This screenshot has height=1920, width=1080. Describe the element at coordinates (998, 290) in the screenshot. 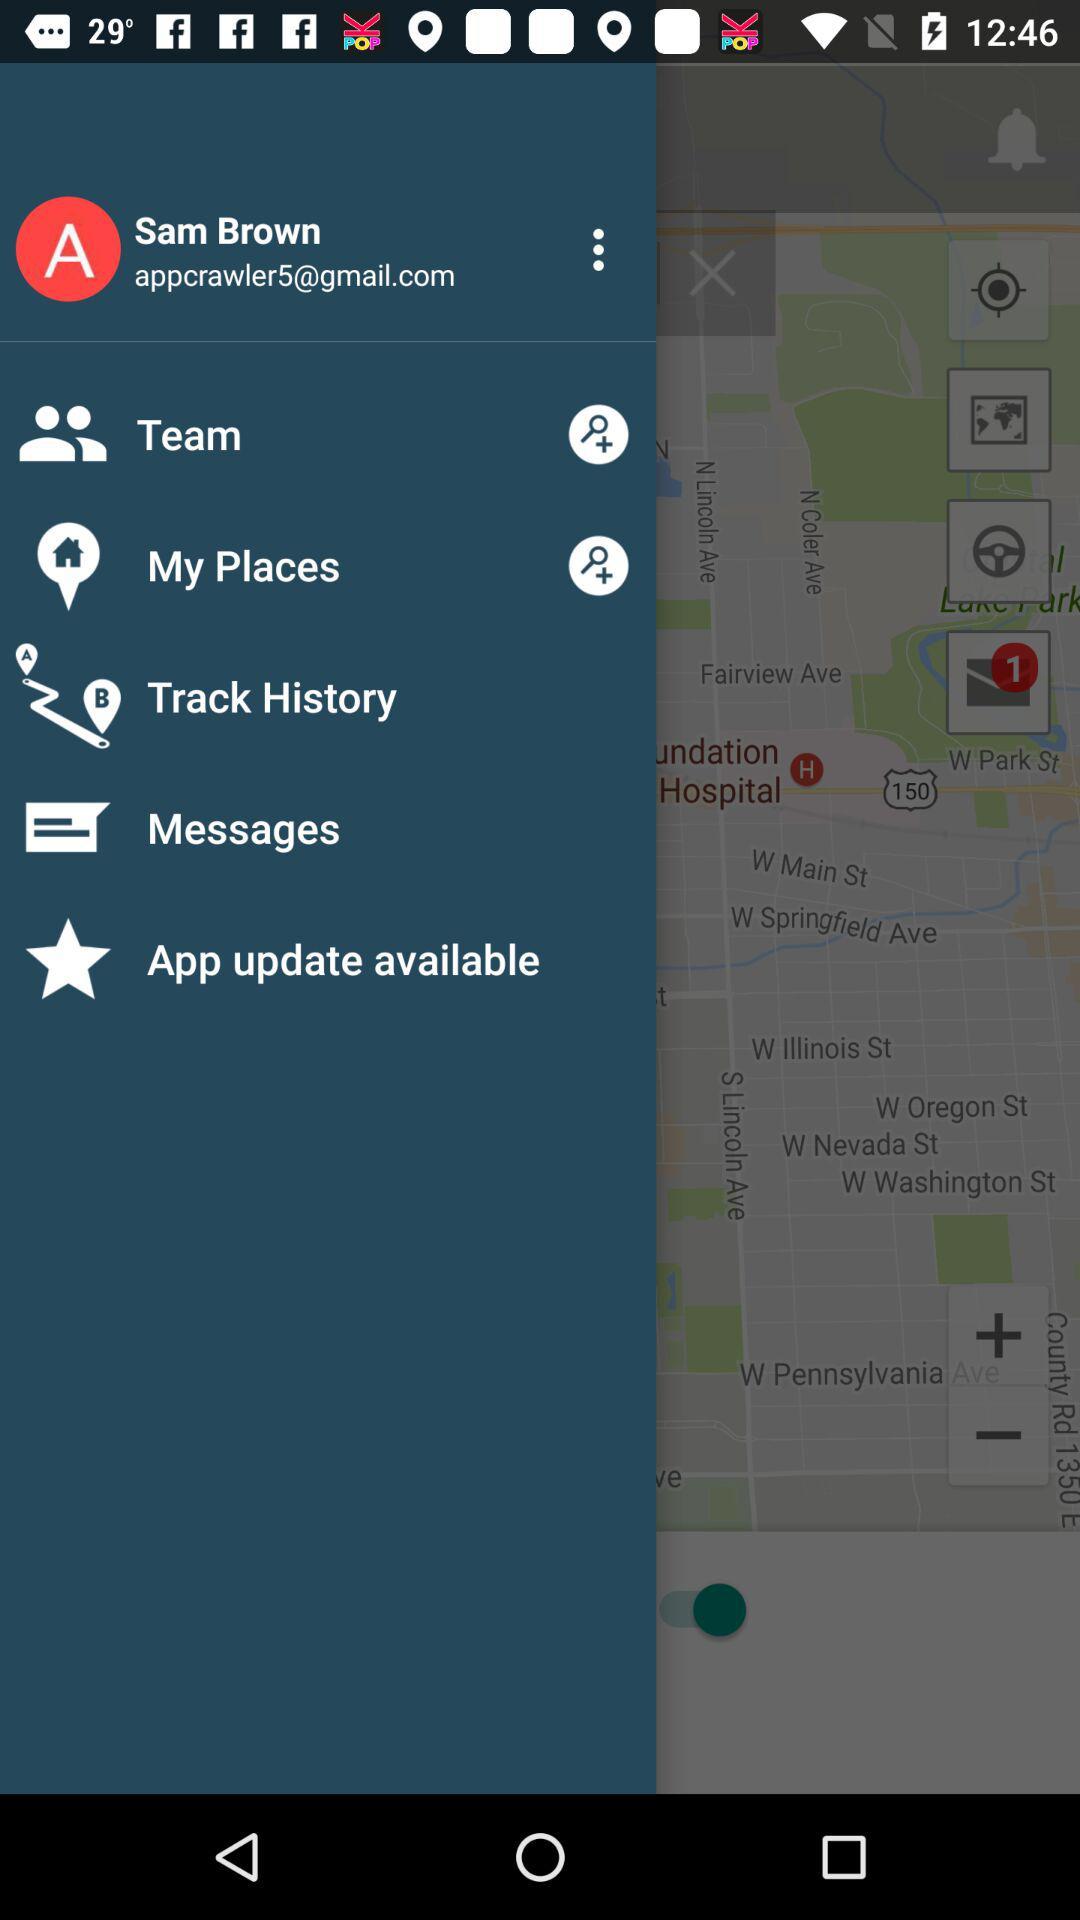

I see `the location_crosshair icon` at that location.